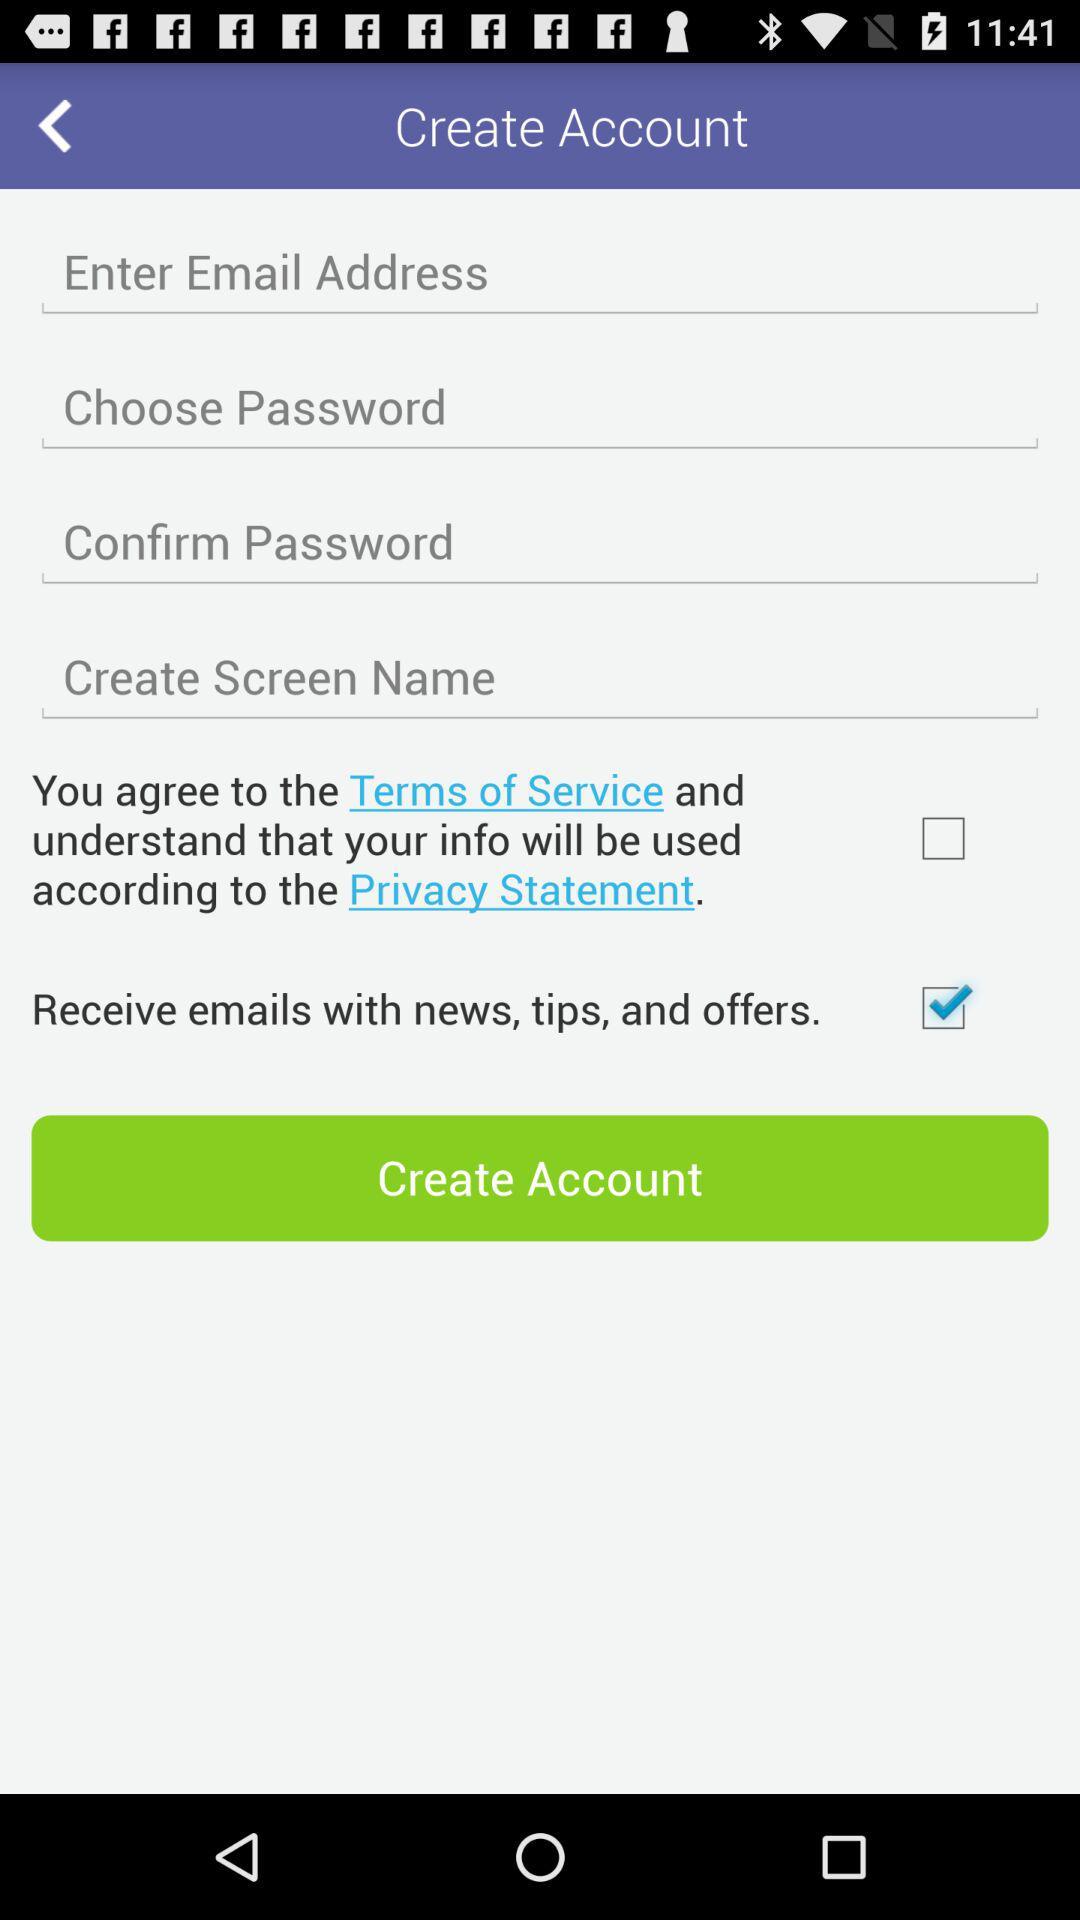 This screenshot has width=1080, height=1920. I want to click on the arrow_backward icon, so click(61, 133).